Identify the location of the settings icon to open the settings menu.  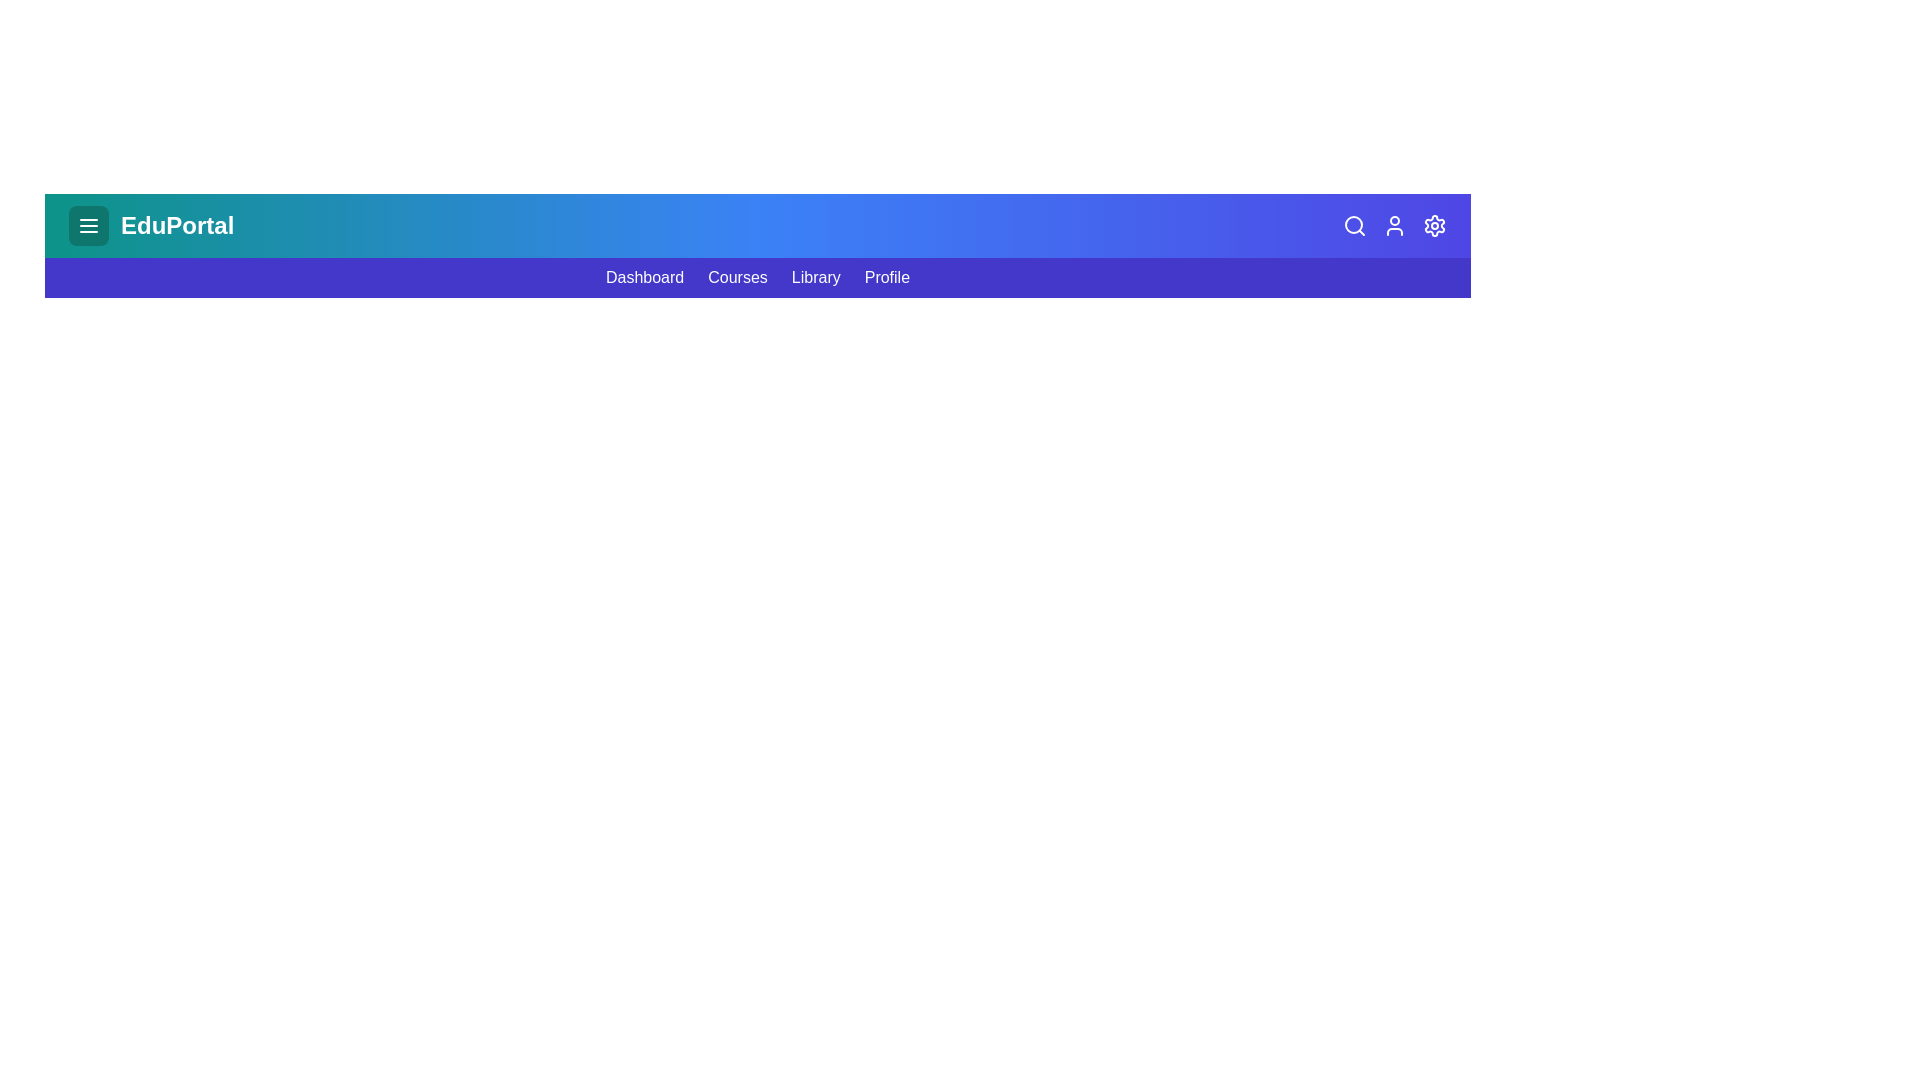
(1434, 225).